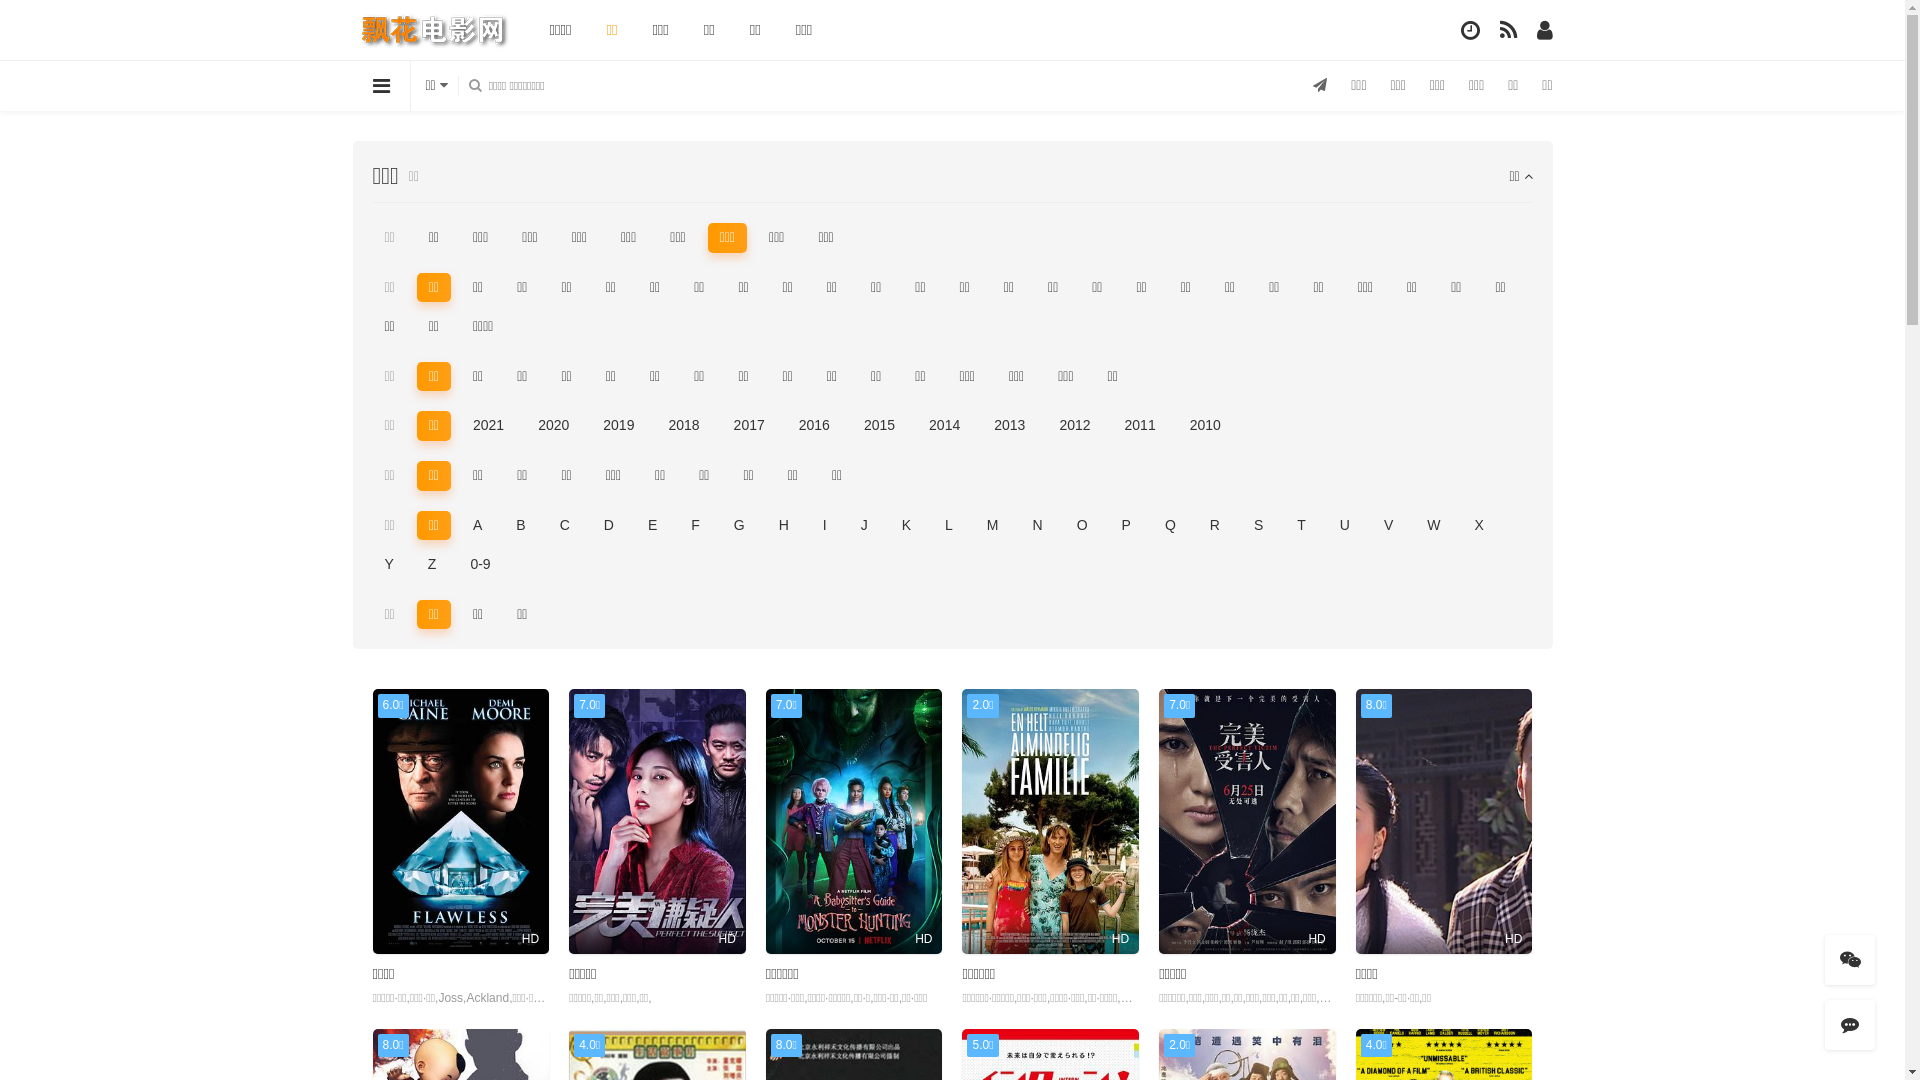 The width and height of the screenshot is (1920, 1080). Describe the element at coordinates (974, 524) in the screenshot. I see `'M'` at that location.